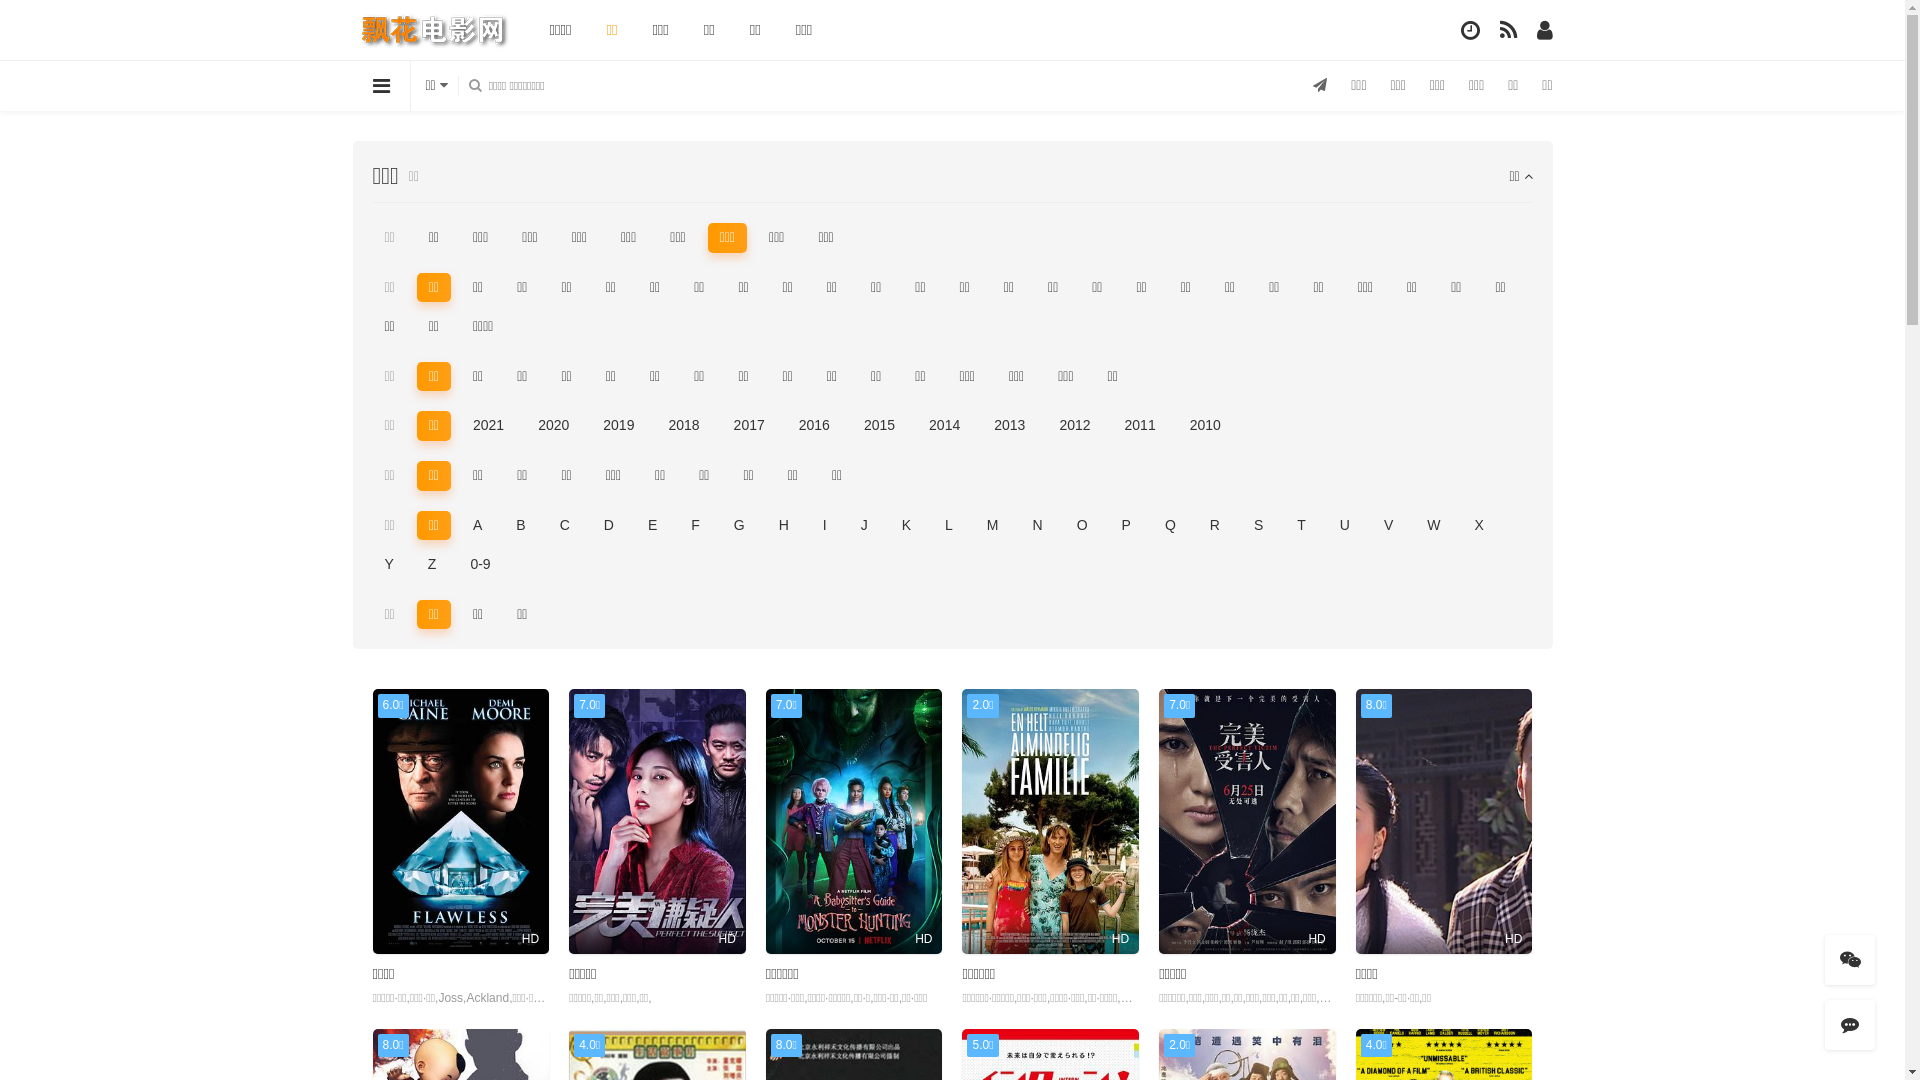 The width and height of the screenshot is (1920, 1080). Describe the element at coordinates (974, 524) in the screenshot. I see `'M'` at that location.